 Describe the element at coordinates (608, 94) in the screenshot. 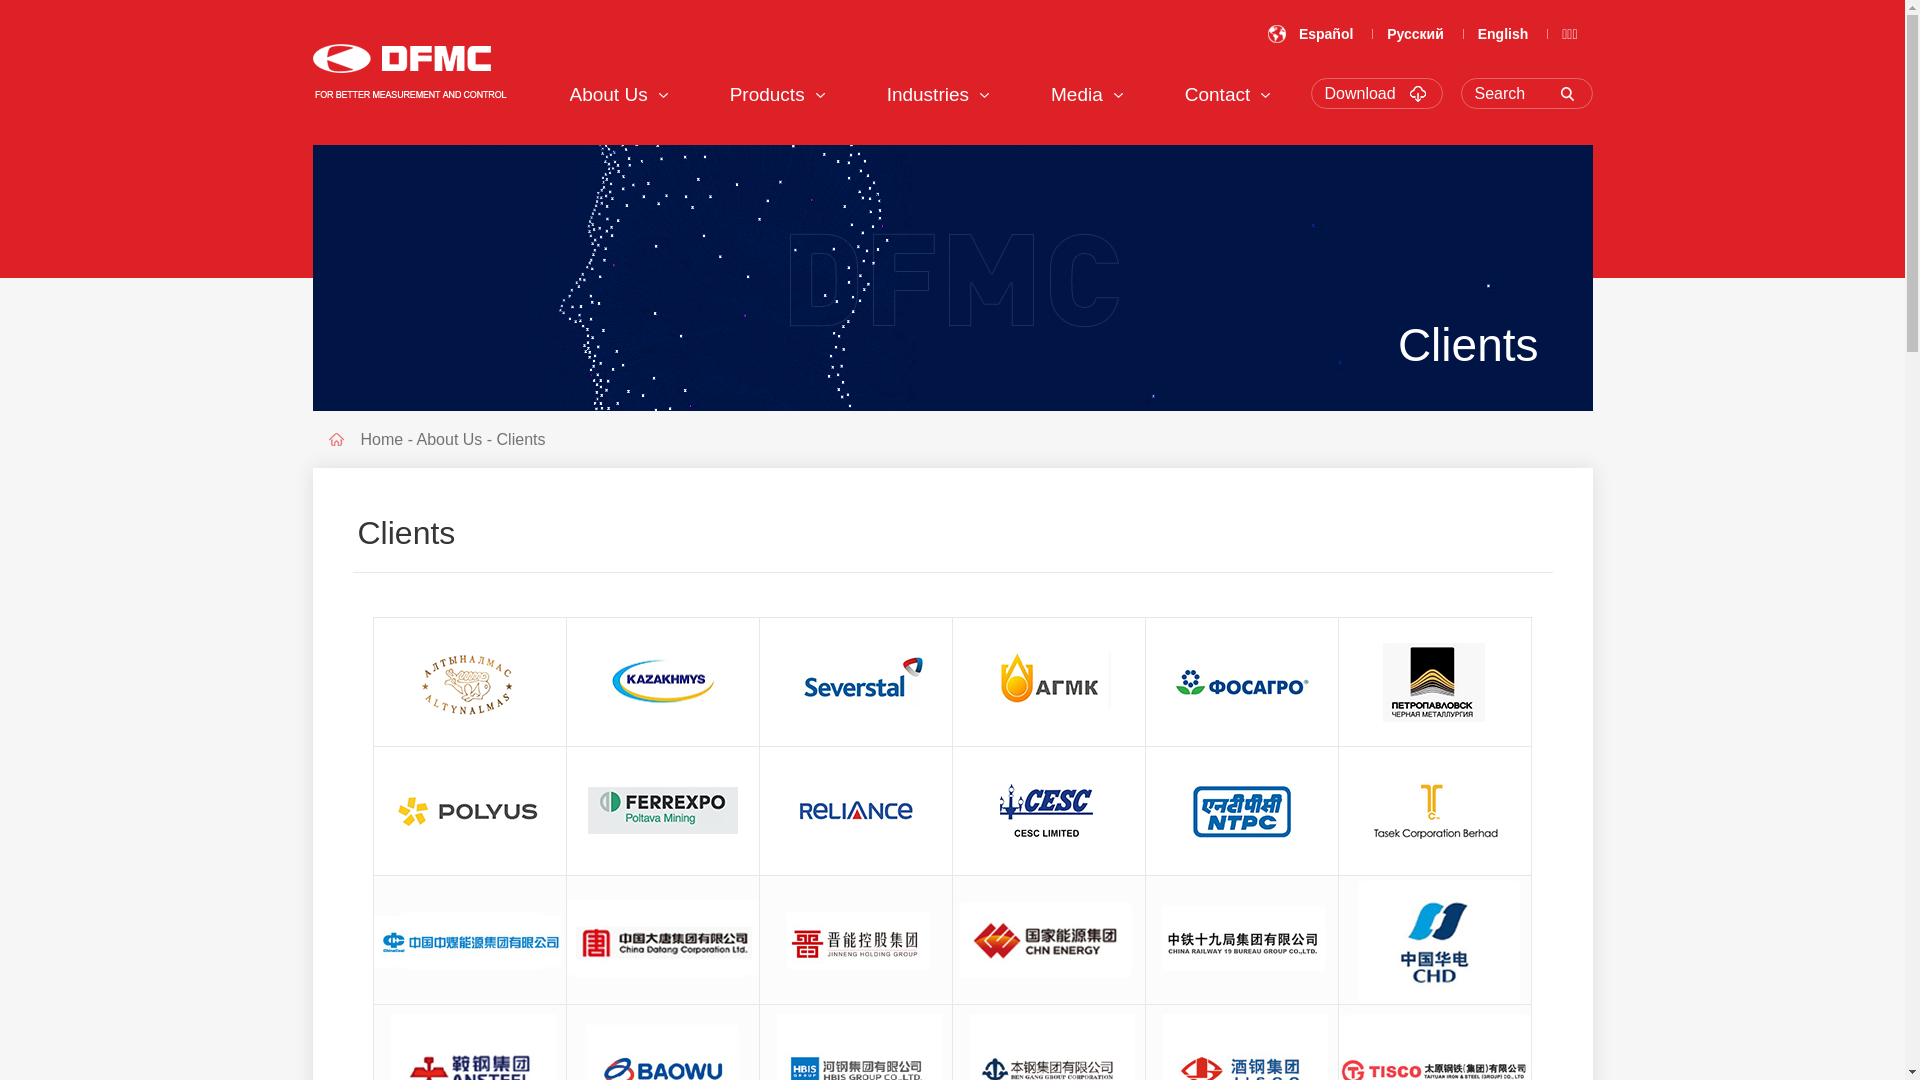

I see `'About Us'` at that location.